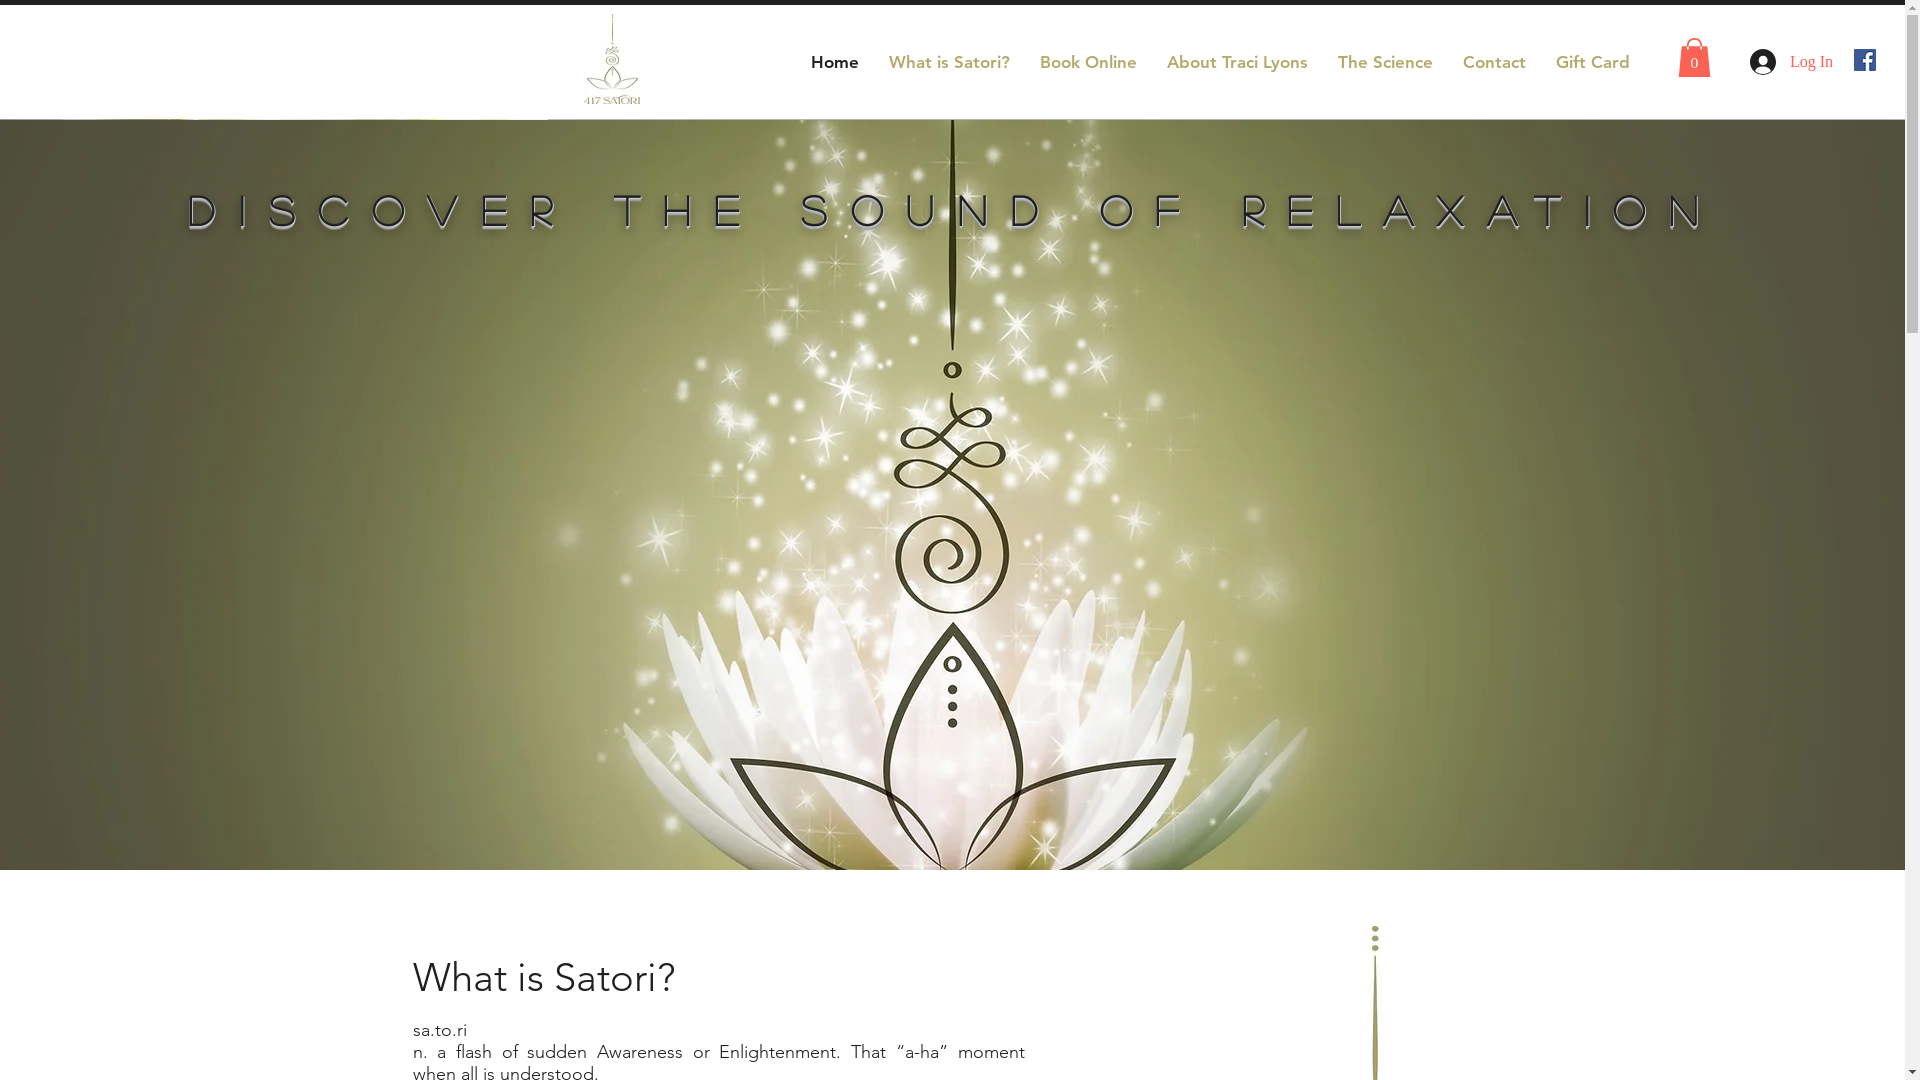 The width and height of the screenshot is (1920, 1080). What do you see at coordinates (873, 61) in the screenshot?
I see `'What is Satori?'` at bounding box center [873, 61].